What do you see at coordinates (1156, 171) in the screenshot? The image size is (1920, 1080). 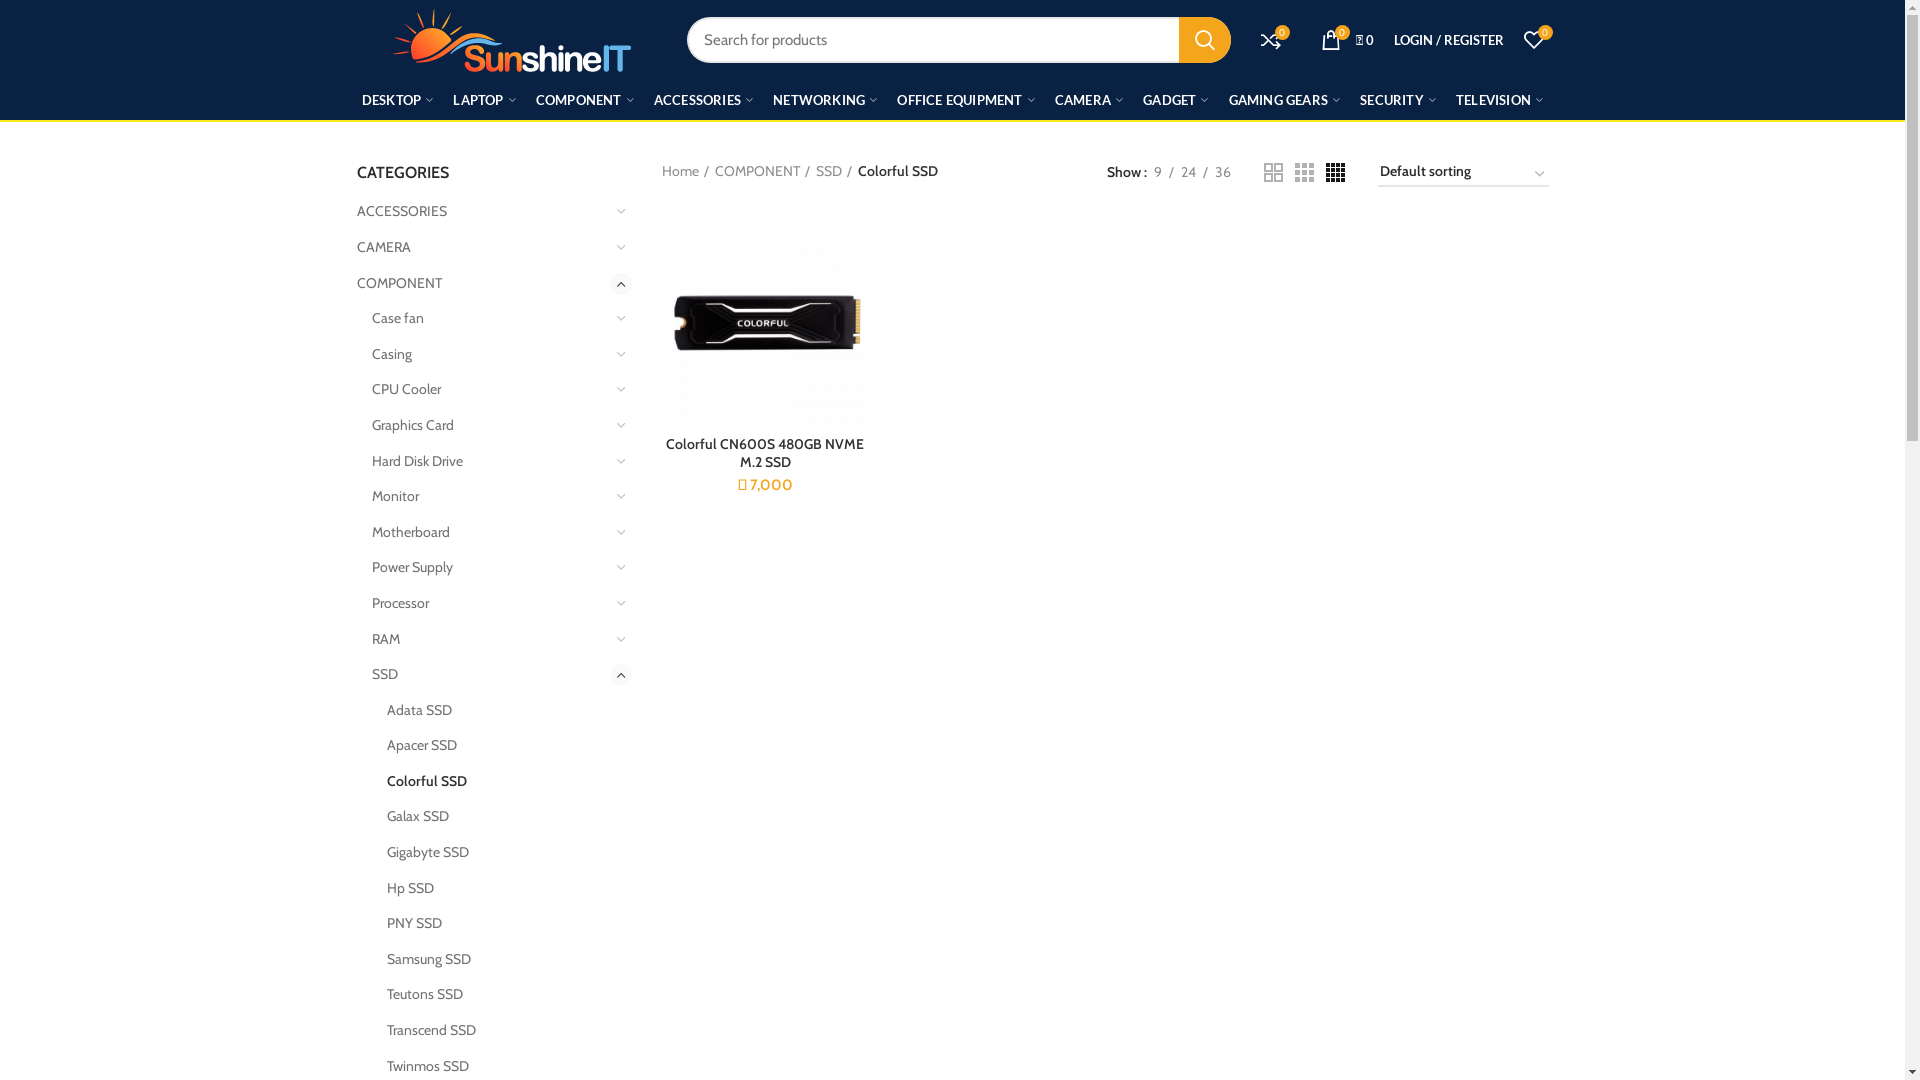 I see `'9'` at bounding box center [1156, 171].